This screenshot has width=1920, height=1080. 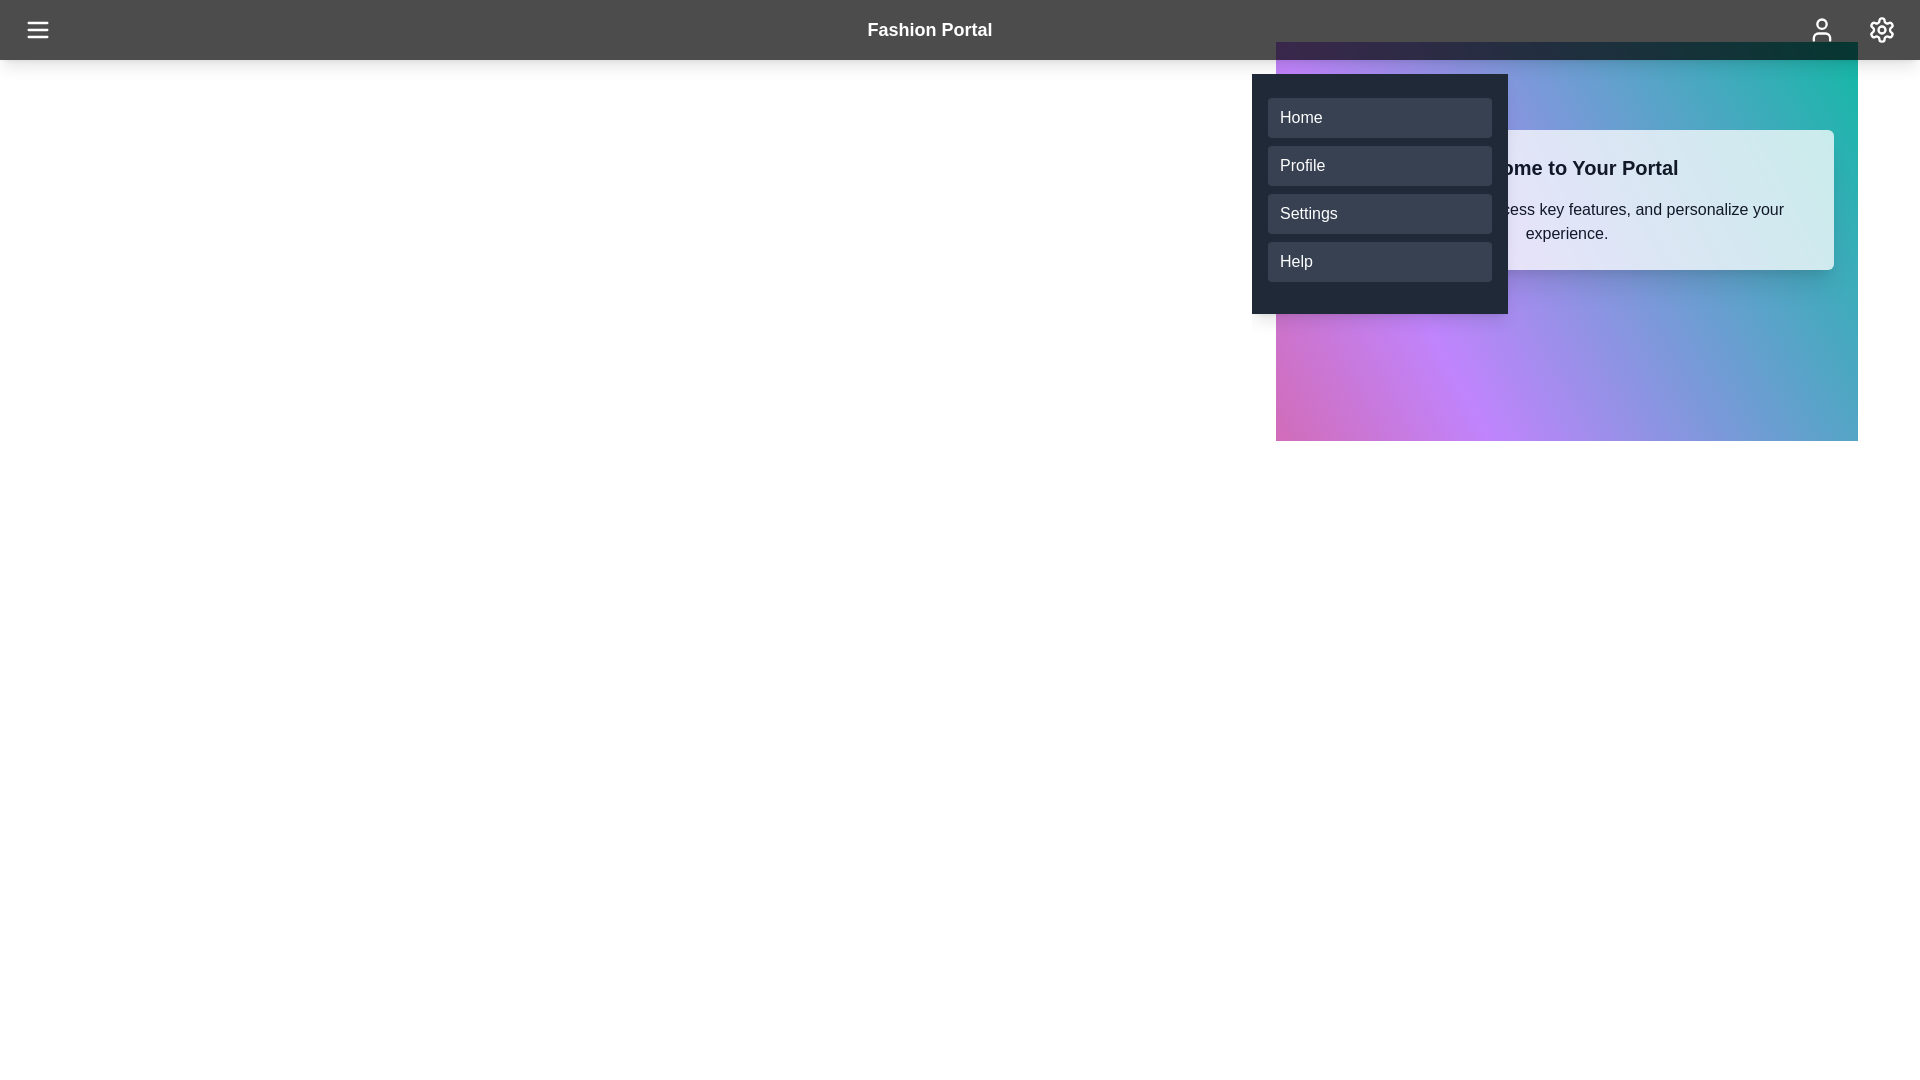 I want to click on the settings button located at the top-right corner of the app bar, so click(x=1880, y=30).